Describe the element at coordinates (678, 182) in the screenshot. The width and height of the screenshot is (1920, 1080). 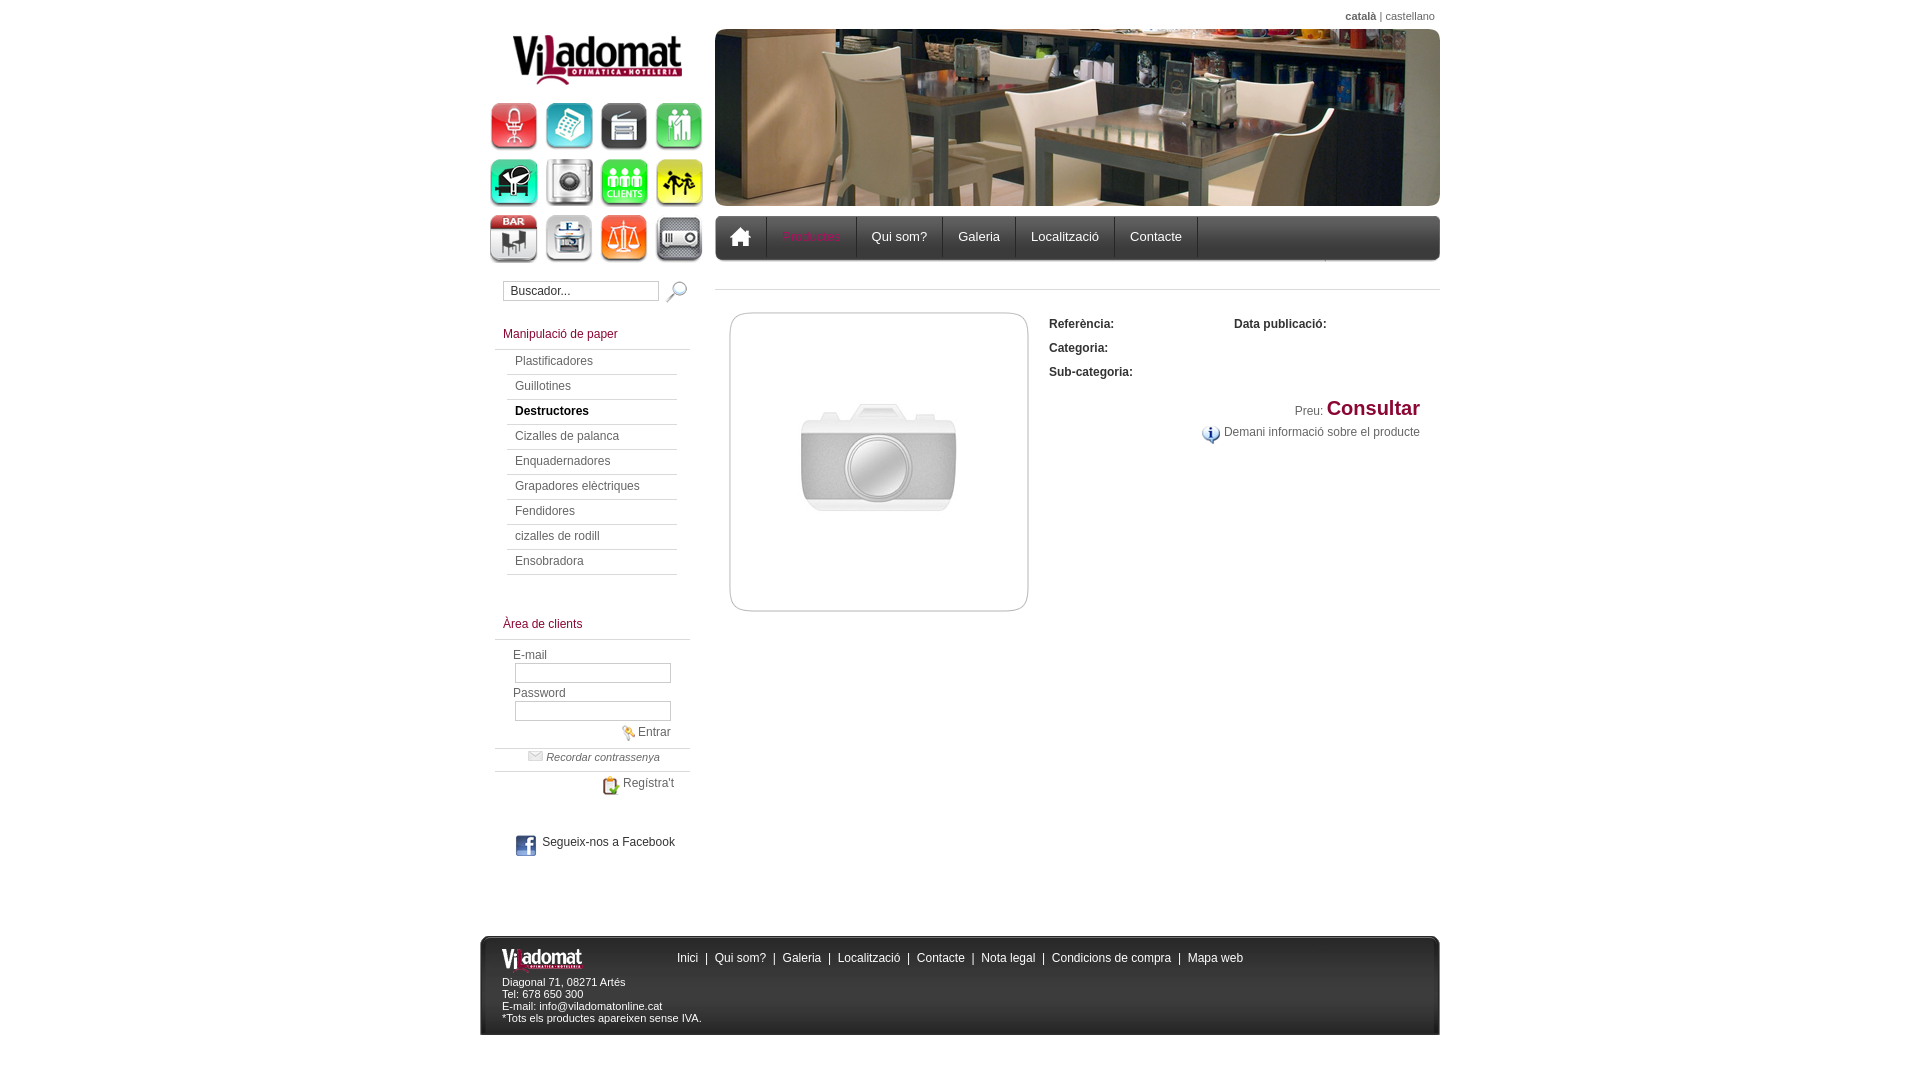
I see `'Mobiliari escolar'` at that location.